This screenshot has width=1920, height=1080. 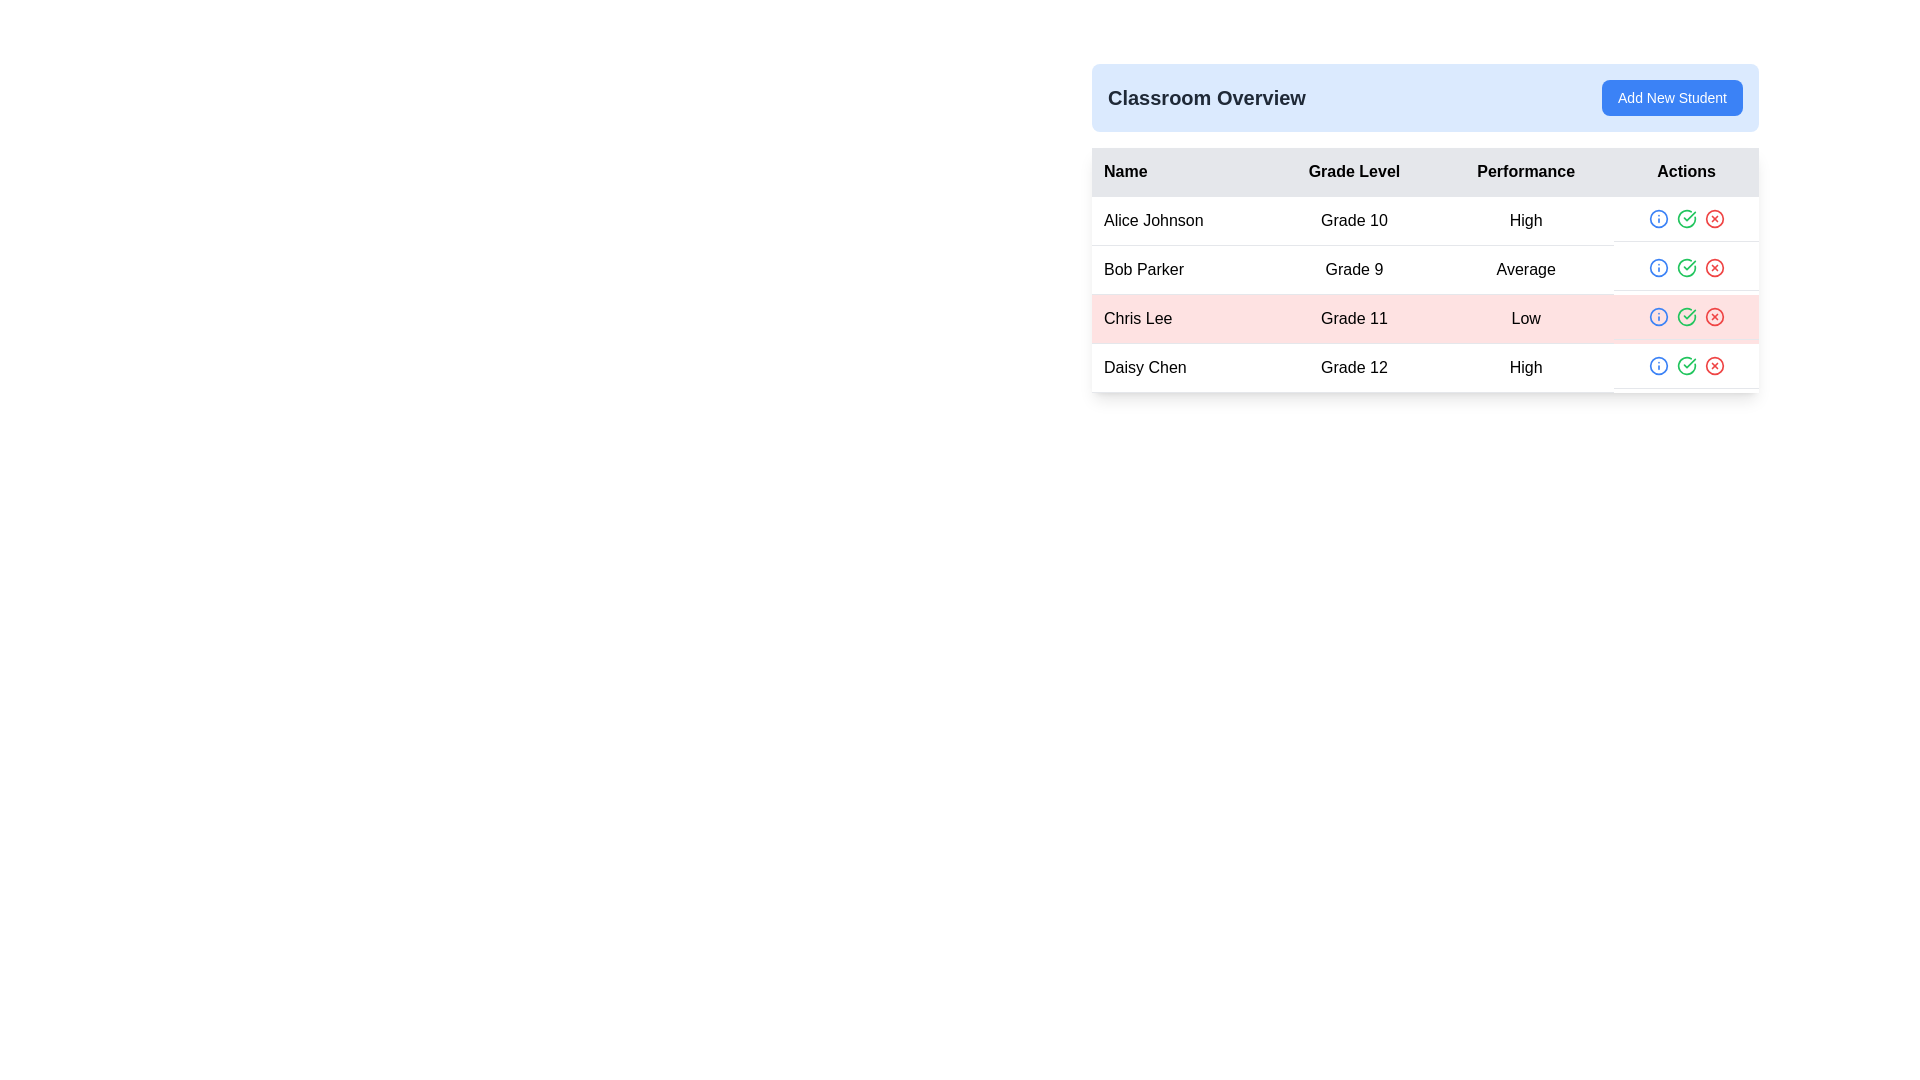 What do you see at coordinates (1354, 367) in the screenshot?
I see `the table cell displaying 'Grade 12' under the 'Grade Level' column for the row corresponding to 'Daisy Chen'` at bounding box center [1354, 367].